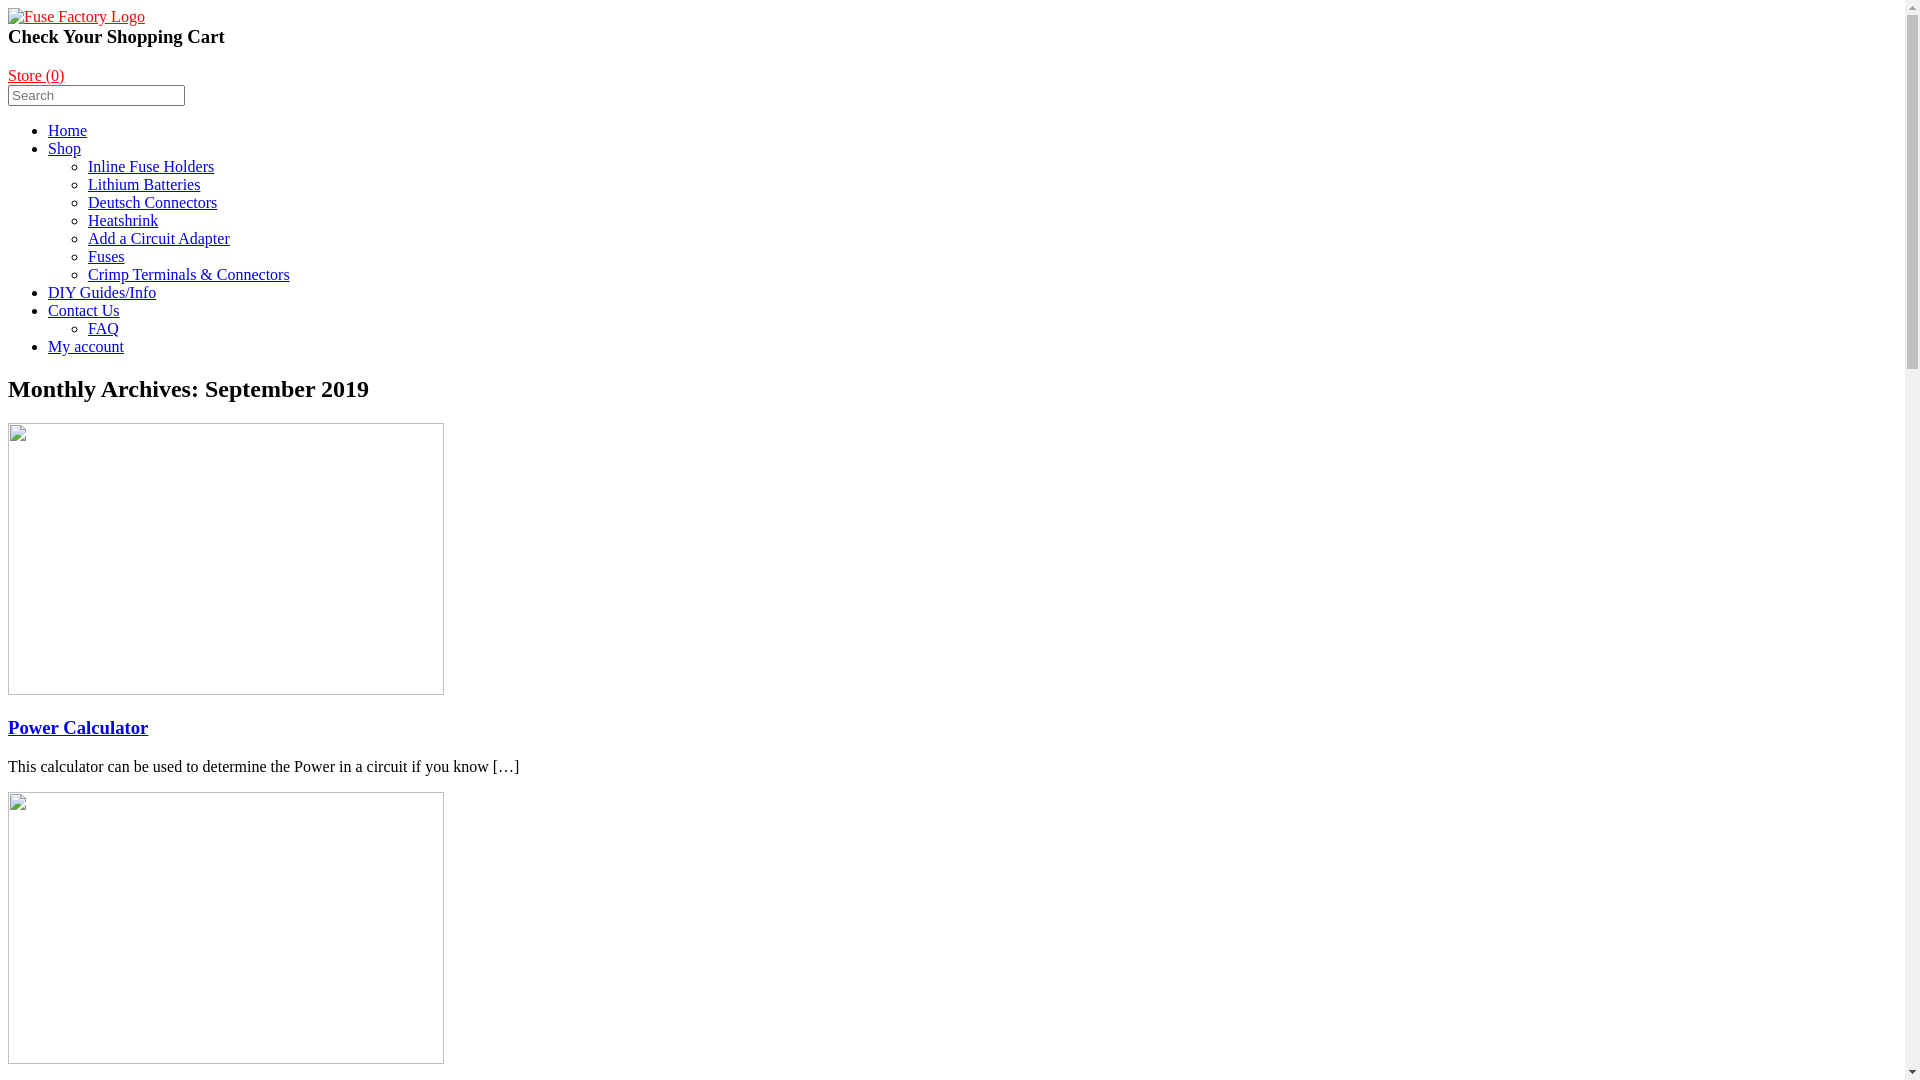 This screenshot has width=1920, height=1080. Describe the element at coordinates (100, 292) in the screenshot. I see `'DIY Guides/Info'` at that location.